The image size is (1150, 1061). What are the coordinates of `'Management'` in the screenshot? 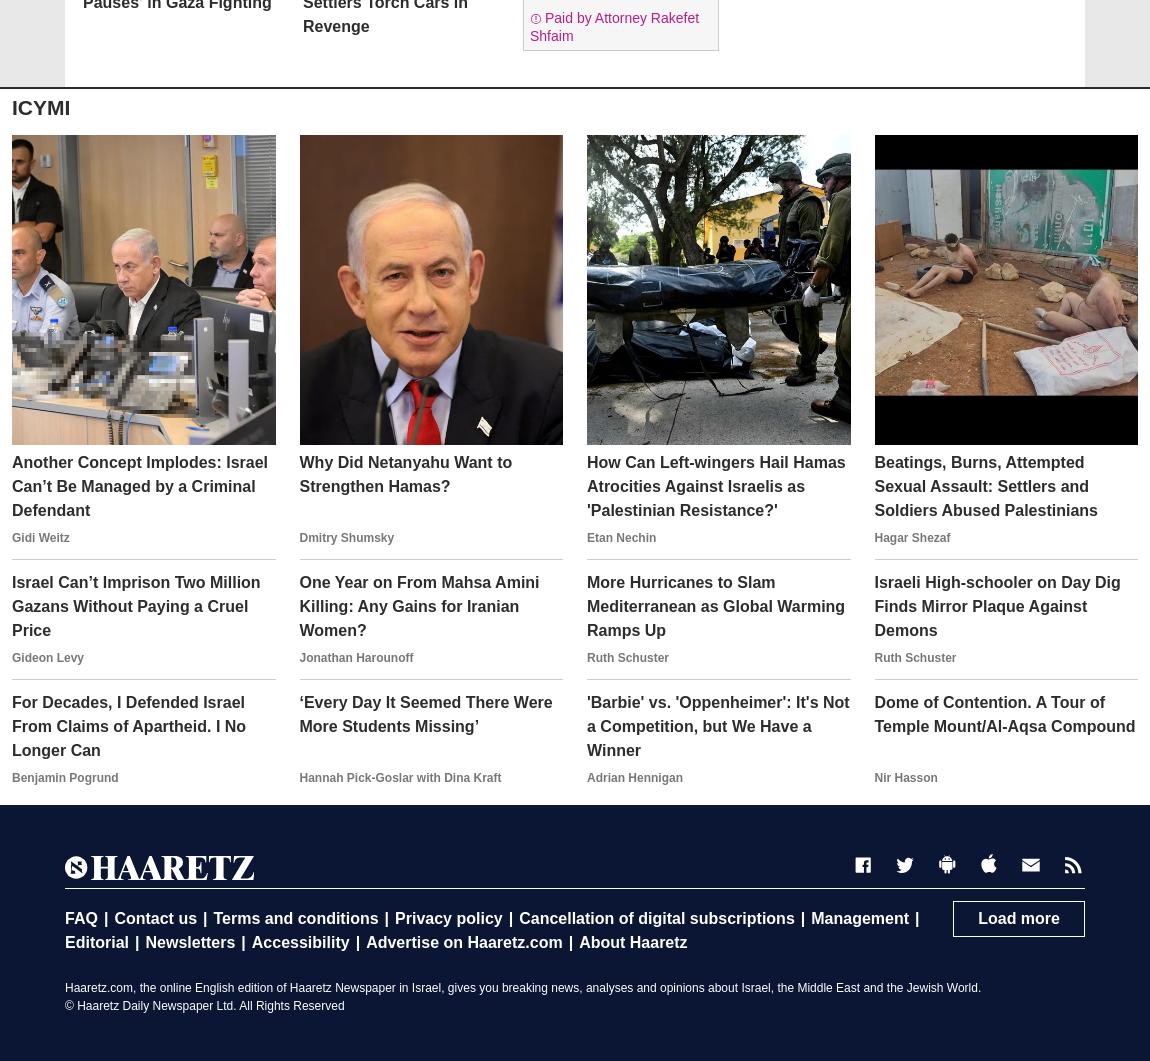 It's located at (809, 917).